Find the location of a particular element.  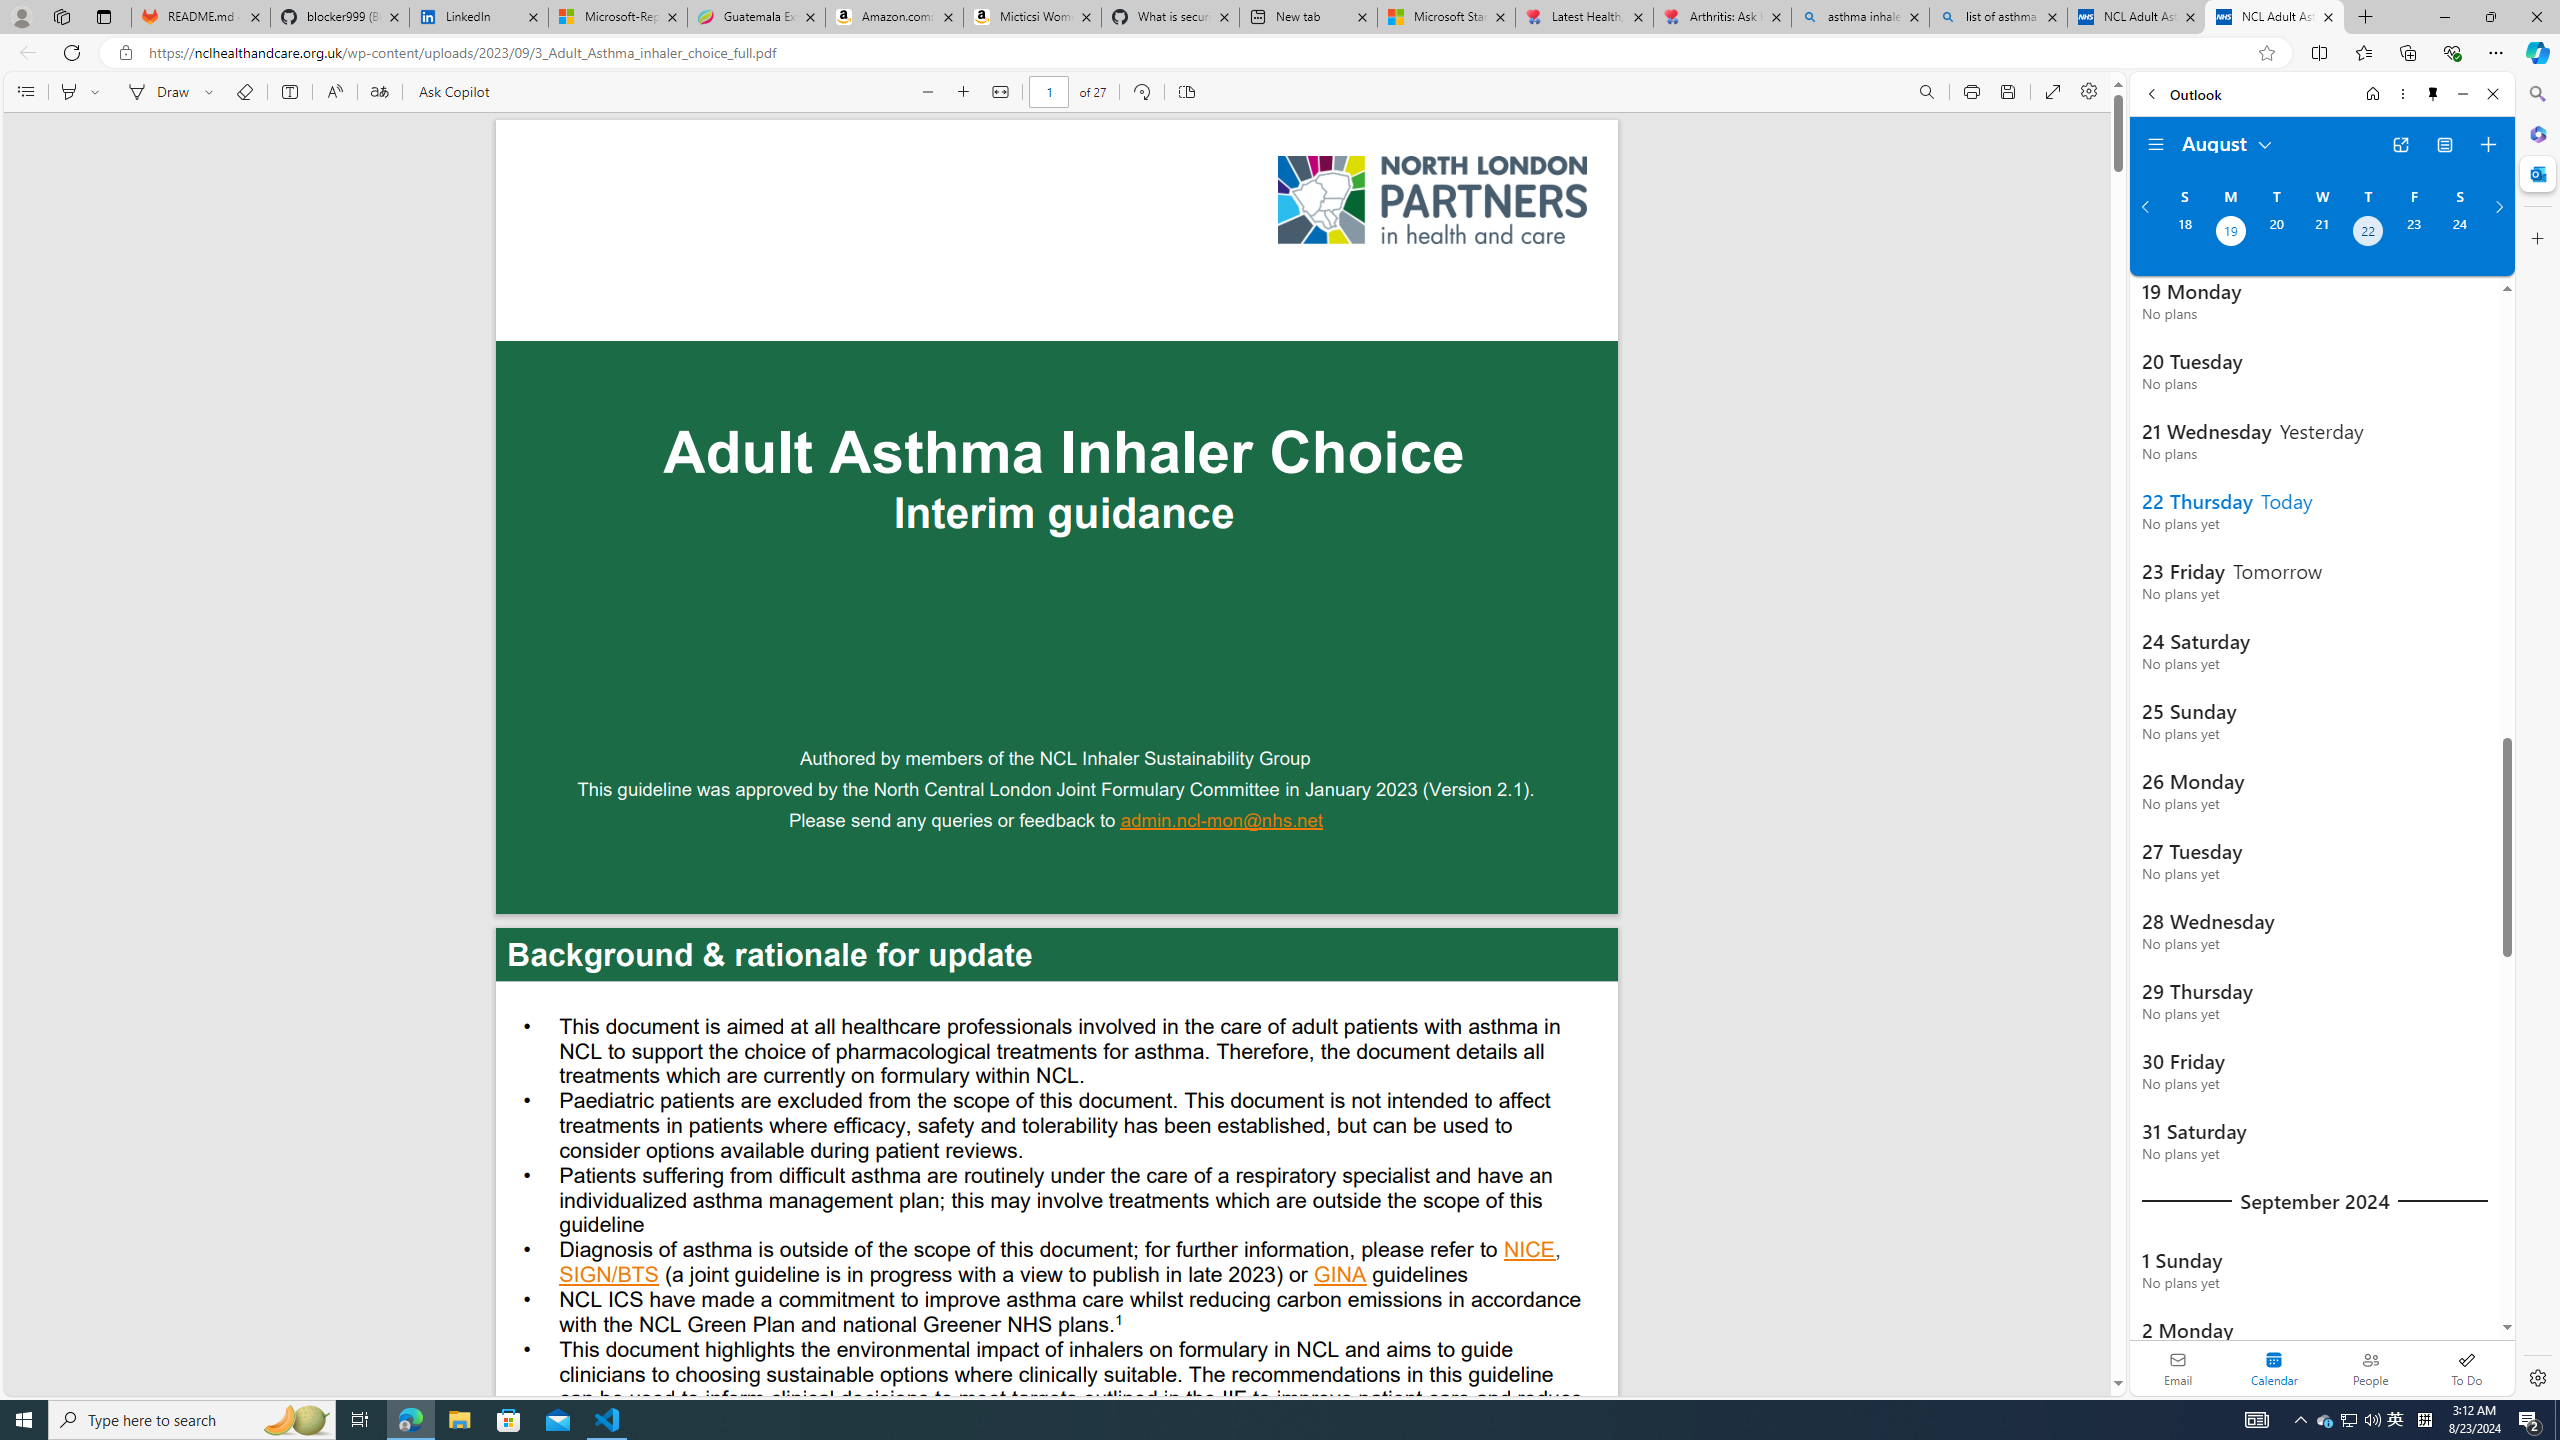

'Read aloud' is located at coordinates (334, 91).